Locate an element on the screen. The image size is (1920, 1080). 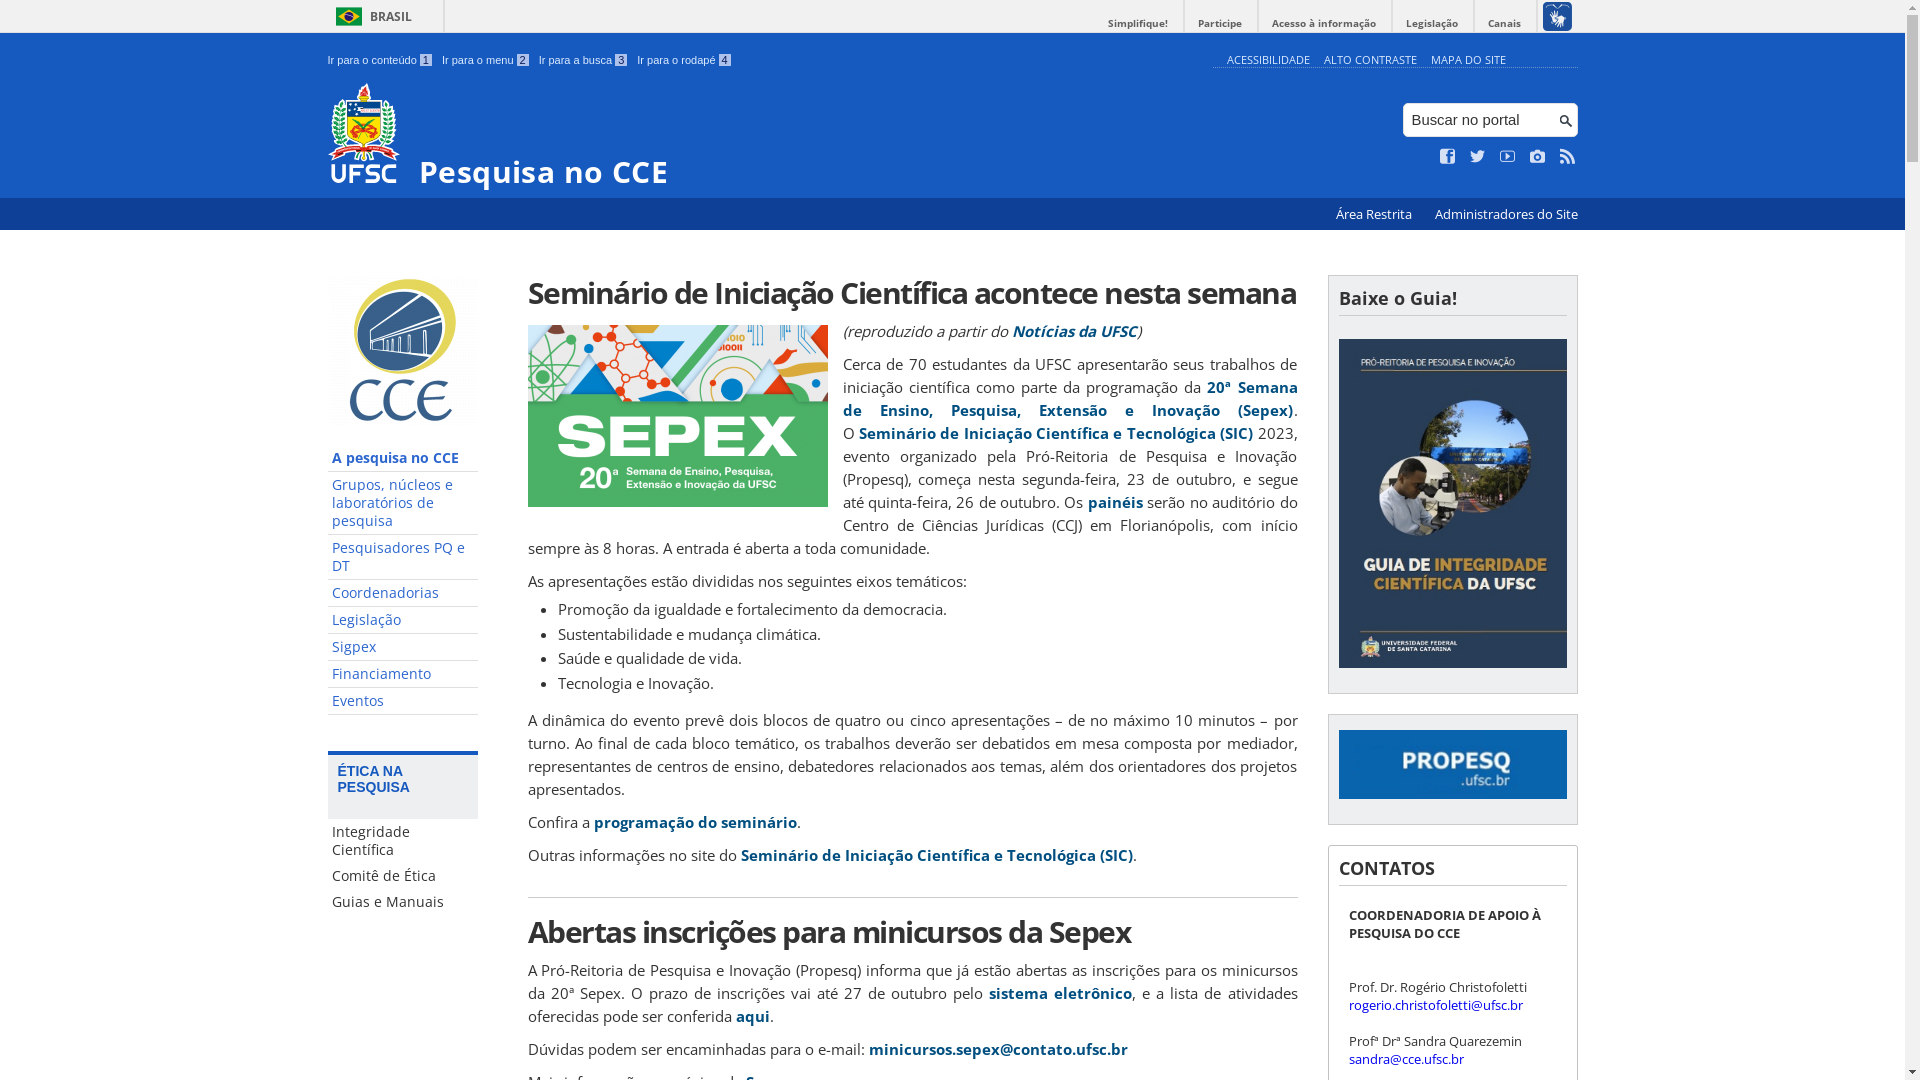
'Canais' is located at coordinates (1504, 23).